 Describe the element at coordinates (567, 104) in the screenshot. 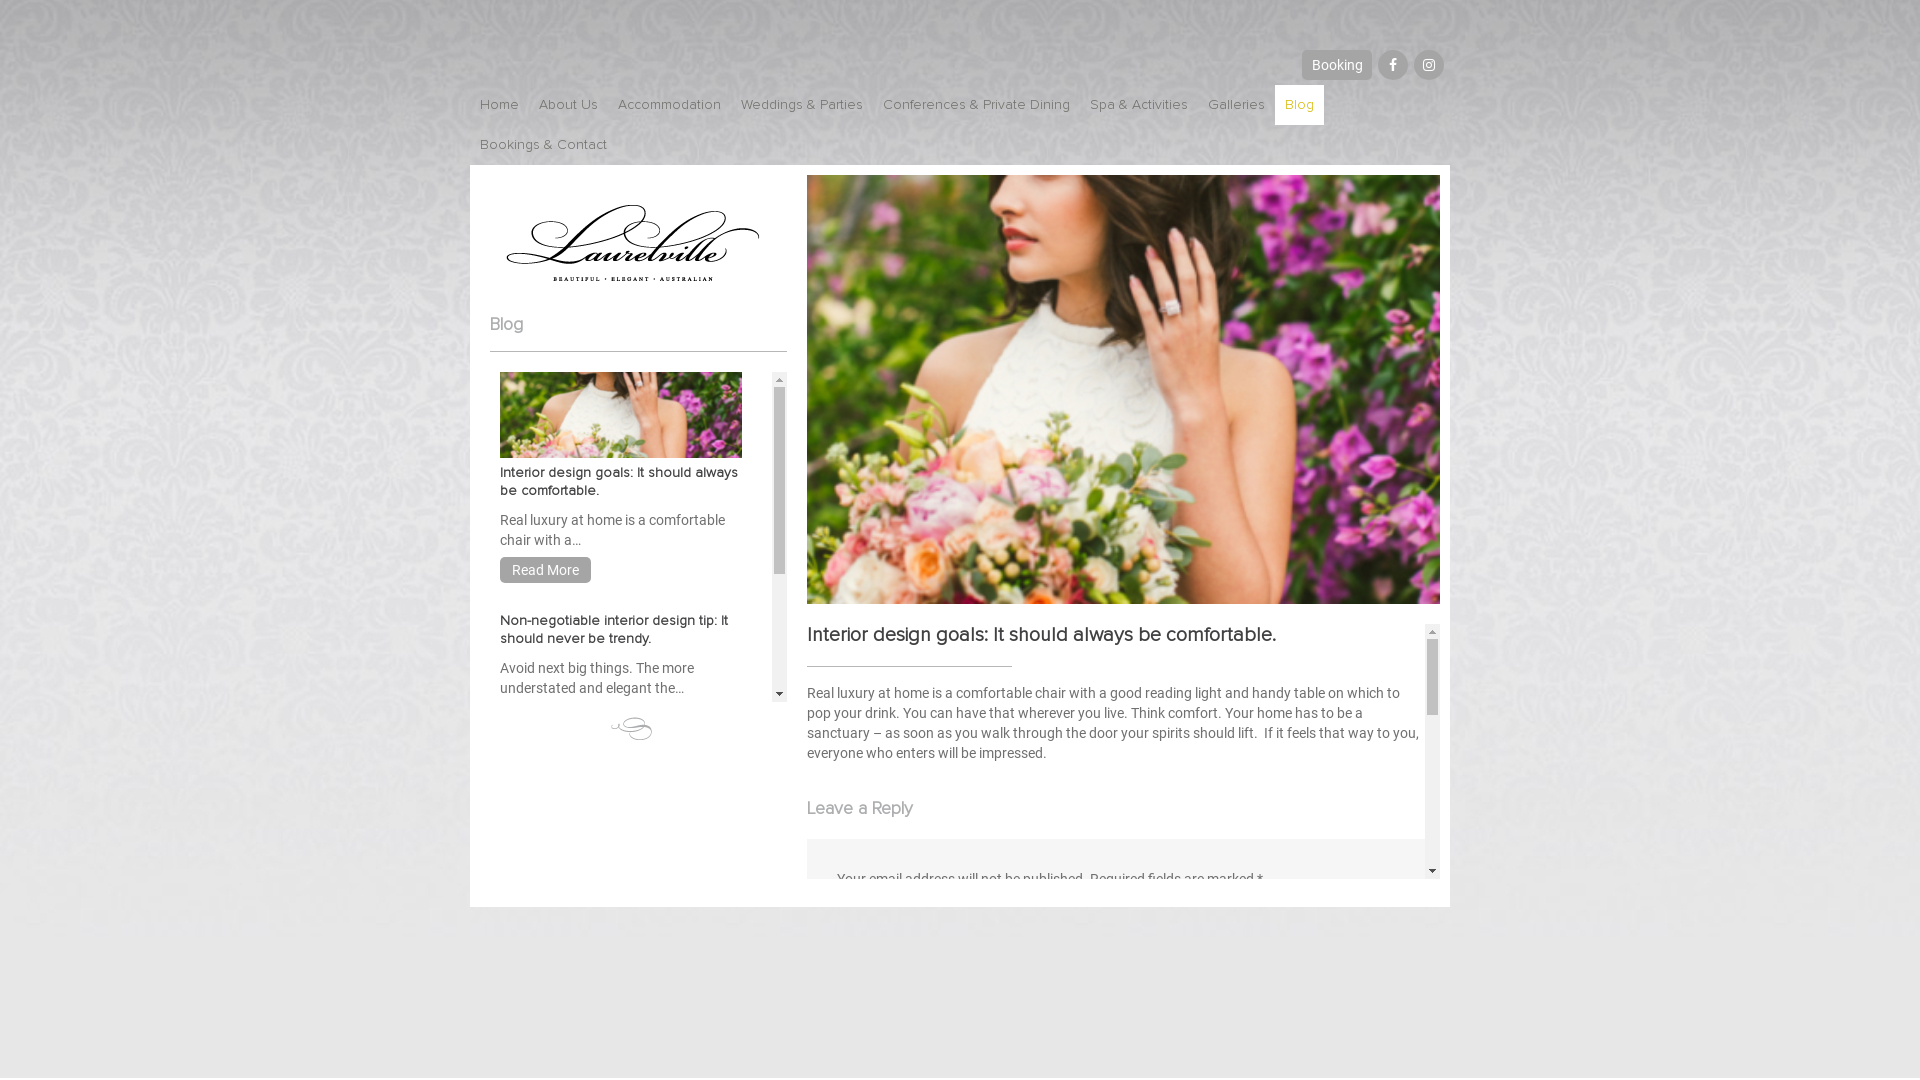

I see `'About Us'` at that location.